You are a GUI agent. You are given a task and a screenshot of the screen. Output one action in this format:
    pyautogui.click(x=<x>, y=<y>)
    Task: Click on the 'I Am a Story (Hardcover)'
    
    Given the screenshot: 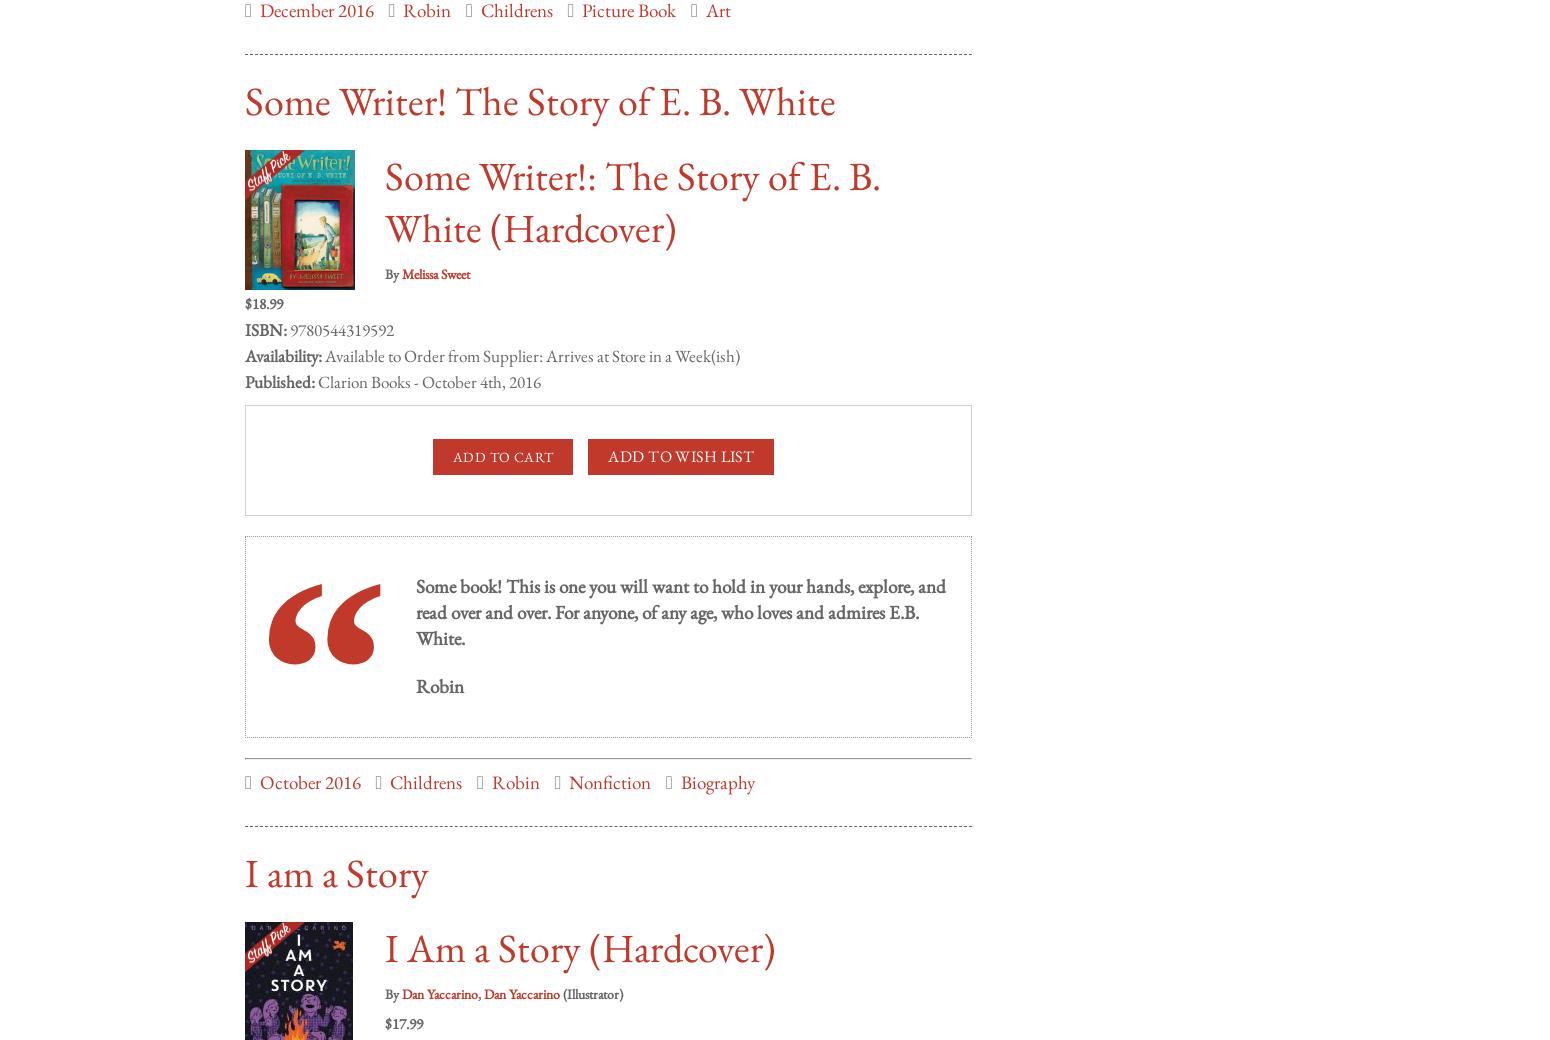 What is the action you would take?
    pyautogui.click(x=580, y=926)
    